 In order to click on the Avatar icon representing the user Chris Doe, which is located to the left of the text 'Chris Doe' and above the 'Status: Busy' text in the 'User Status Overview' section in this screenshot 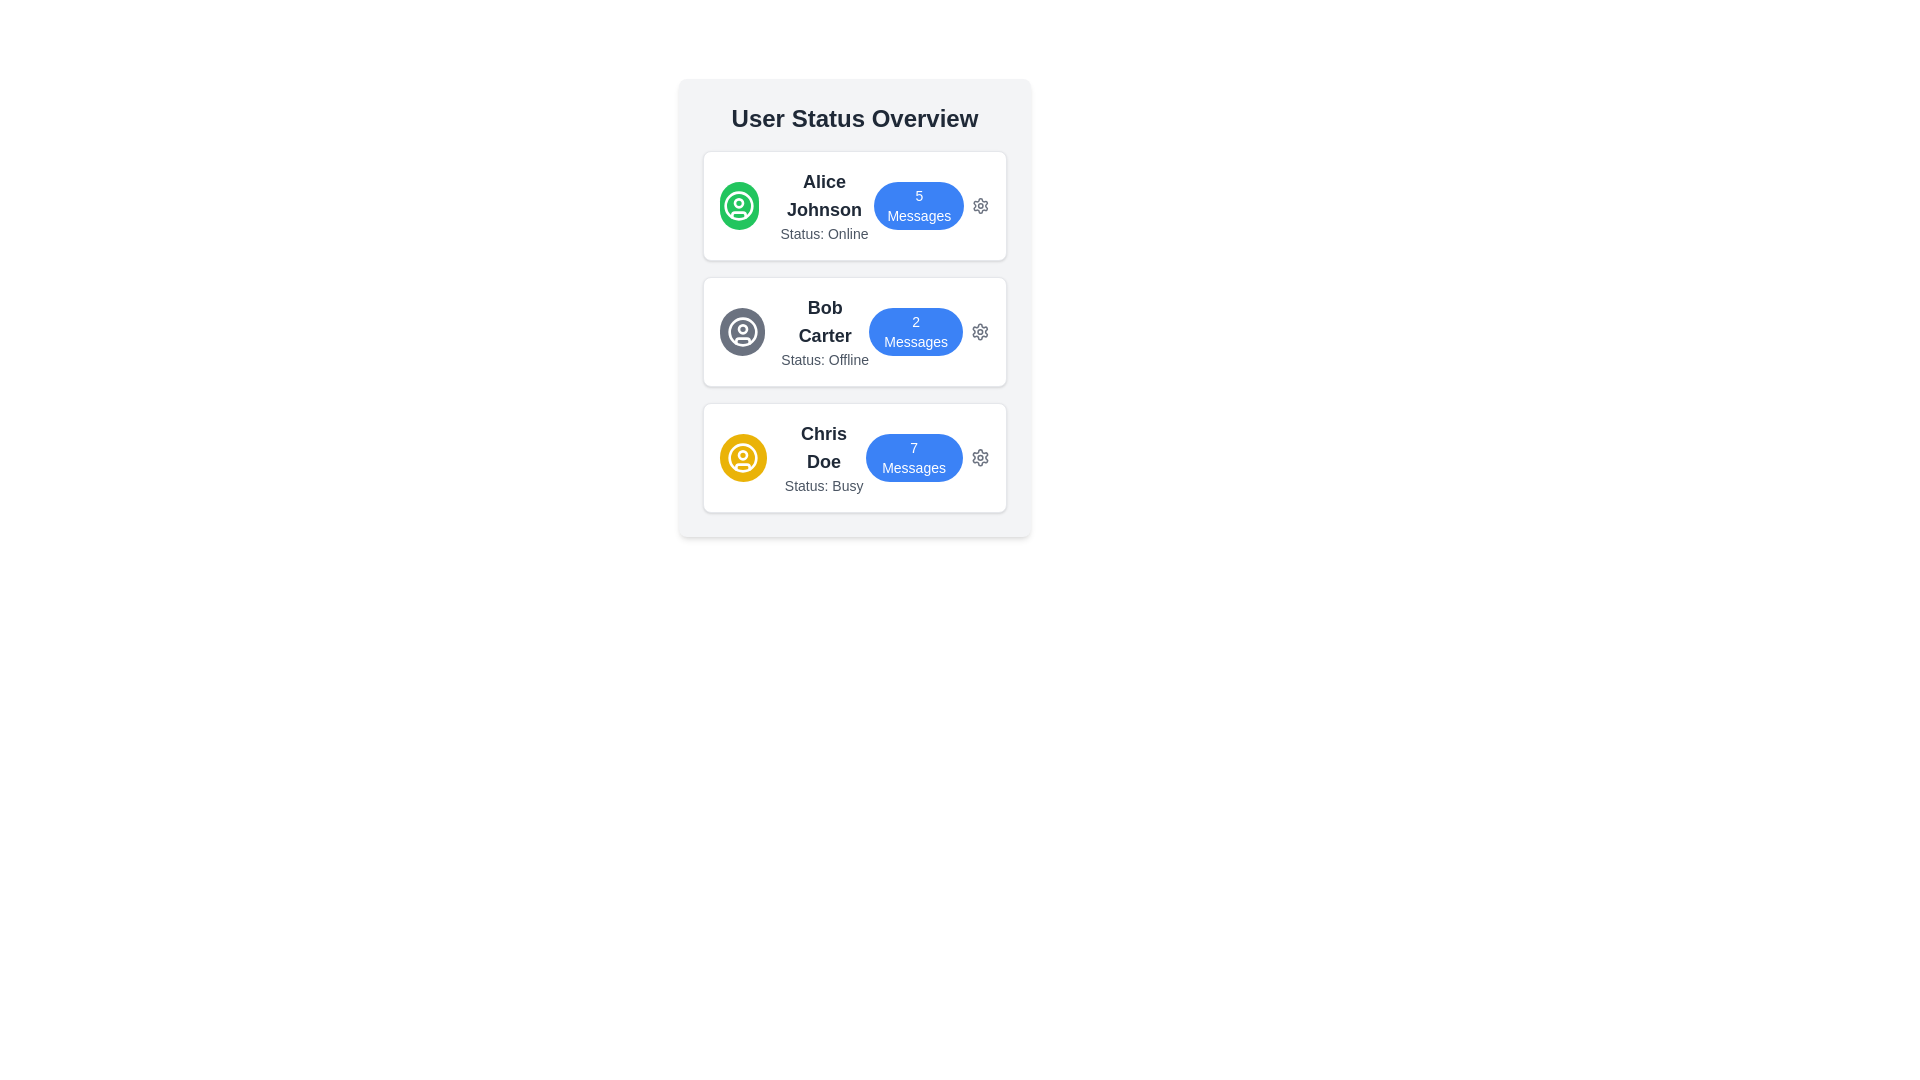, I will do `click(742, 458)`.